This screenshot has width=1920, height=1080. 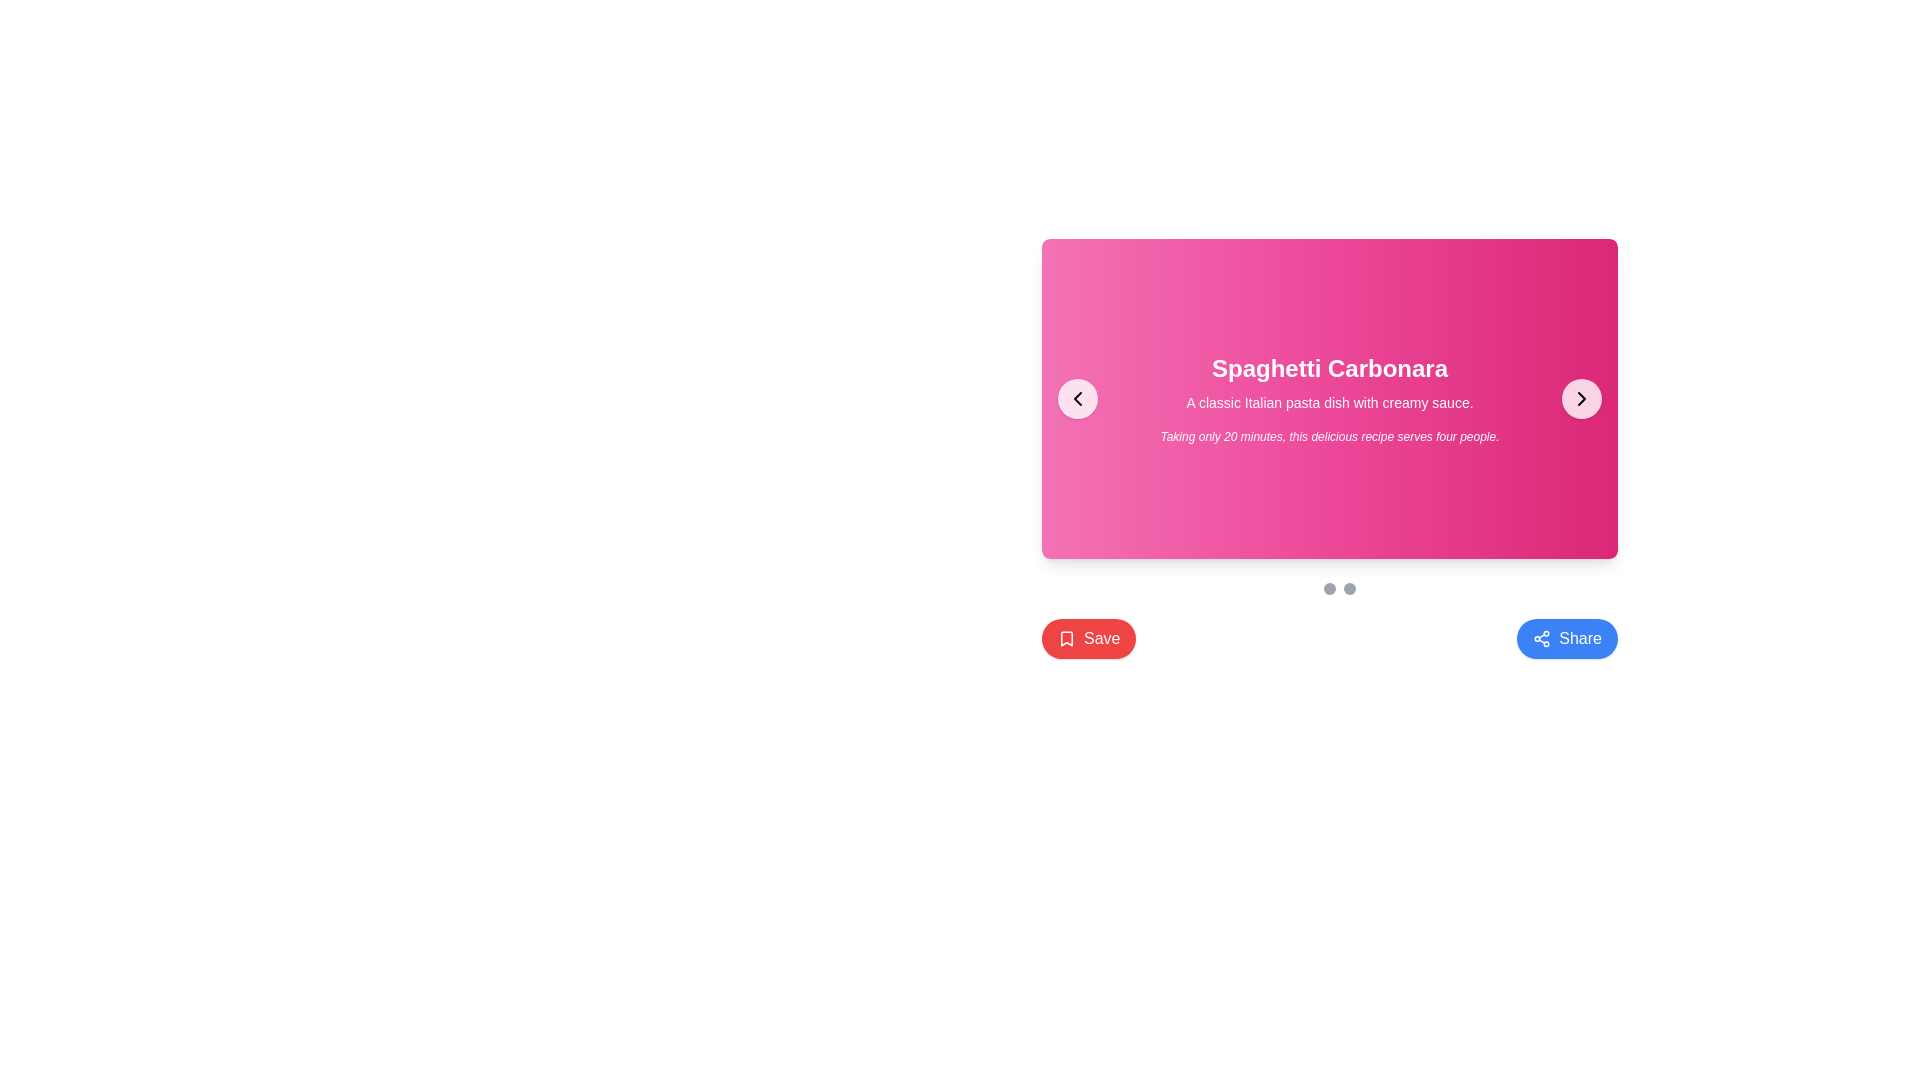 What do you see at coordinates (1329, 402) in the screenshot?
I see `text block displaying the phrase 'A classic Italian pasta dish with creamy sauce.' which is centrally positioned below the title 'Spaghetti Carbonara' and above the description 'Taking only 20 minutes, this delicious recipe serves four people.'` at bounding box center [1329, 402].